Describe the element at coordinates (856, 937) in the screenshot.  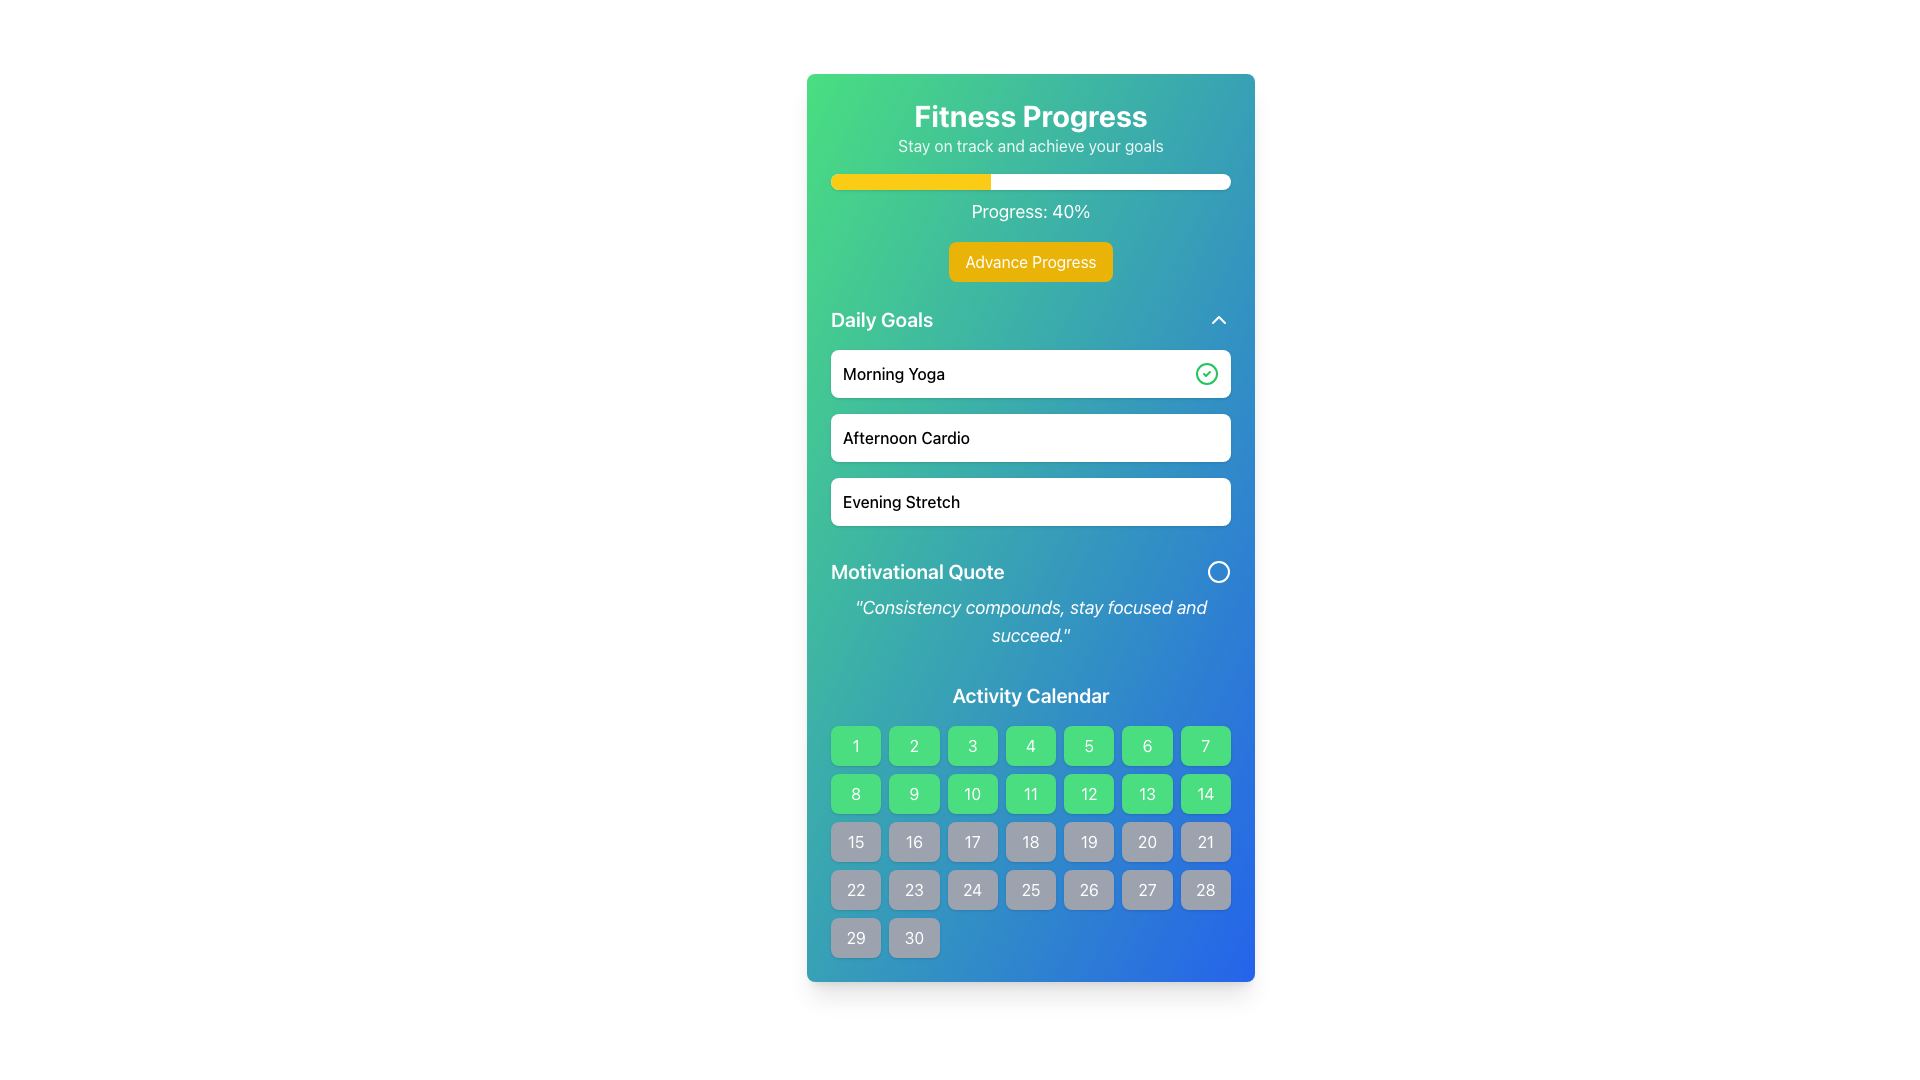
I see `the calendar button located in the 'Activity Calendar' section, which represents a specific day in the last column of the fifth row` at that location.